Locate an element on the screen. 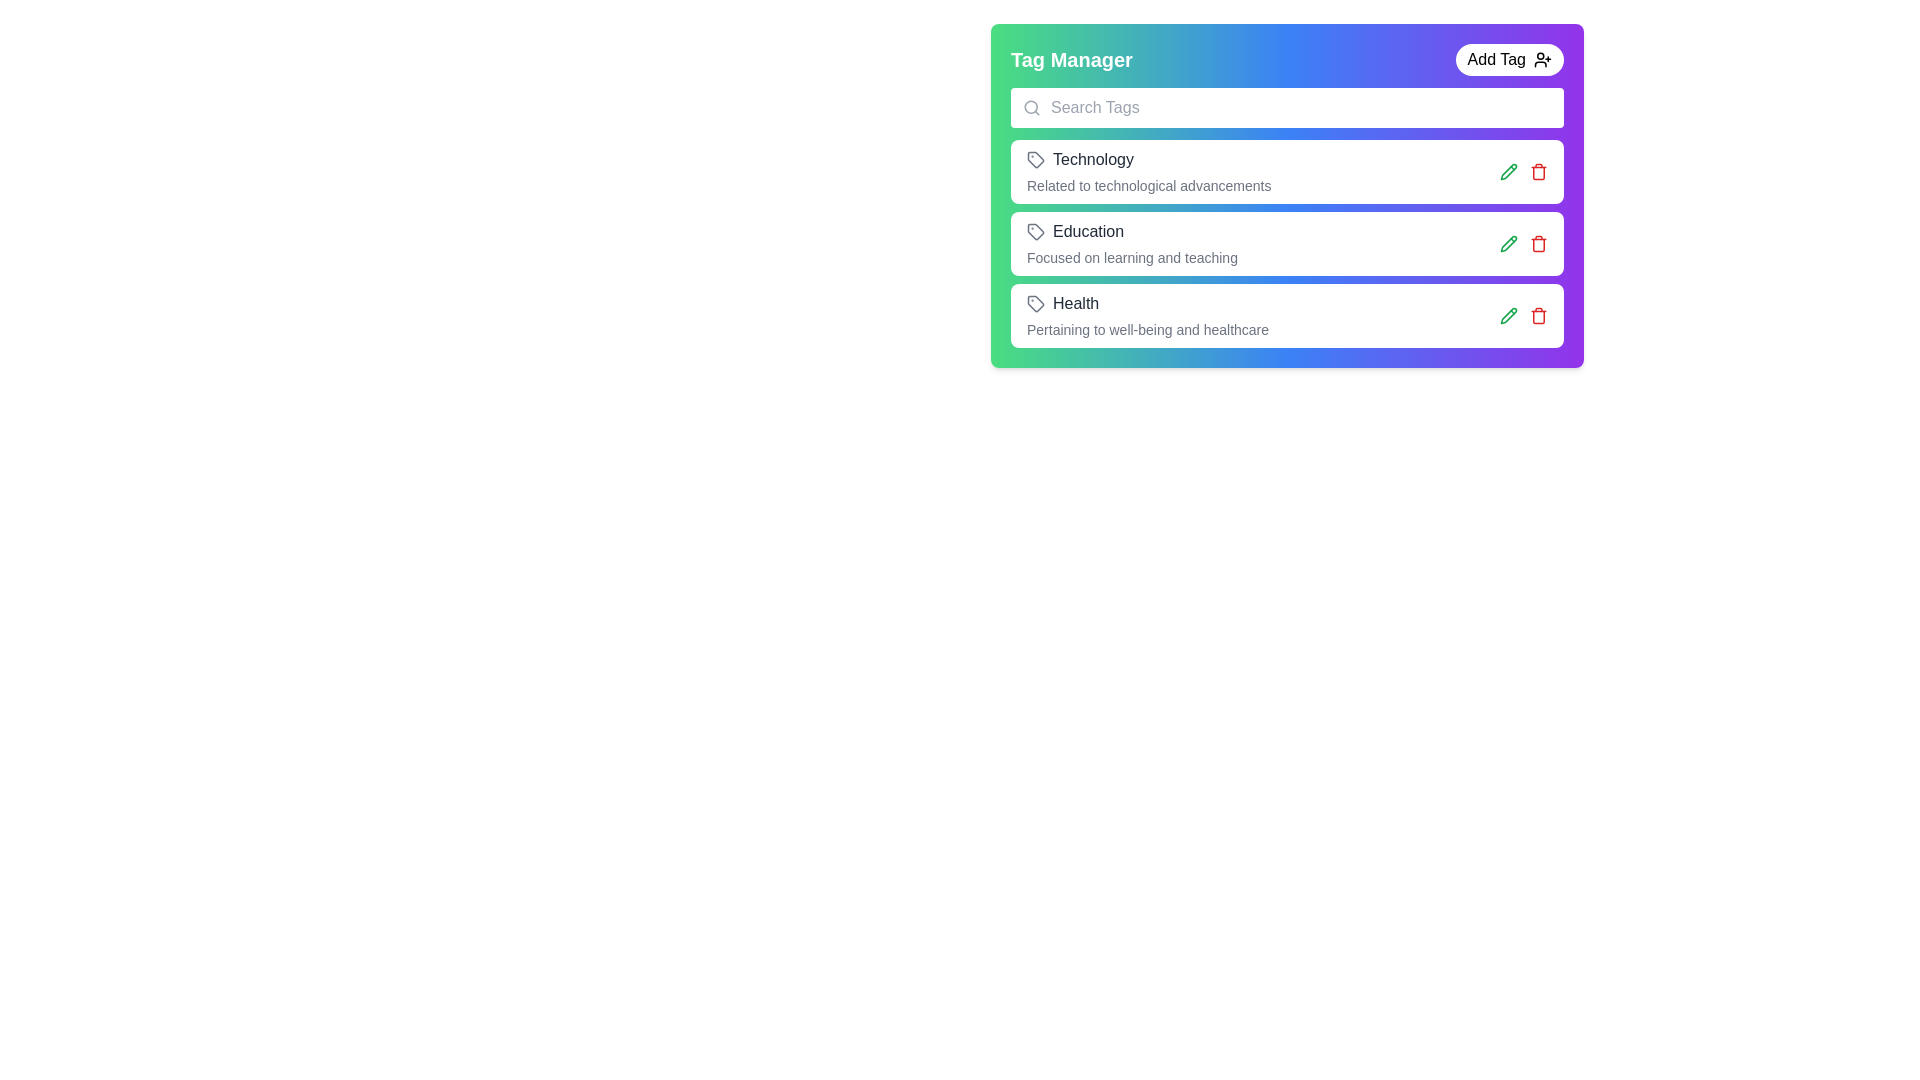 The width and height of the screenshot is (1920, 1080). the delete button located at the right end of the item bar to change its color is located at coordinates (1538, 242).